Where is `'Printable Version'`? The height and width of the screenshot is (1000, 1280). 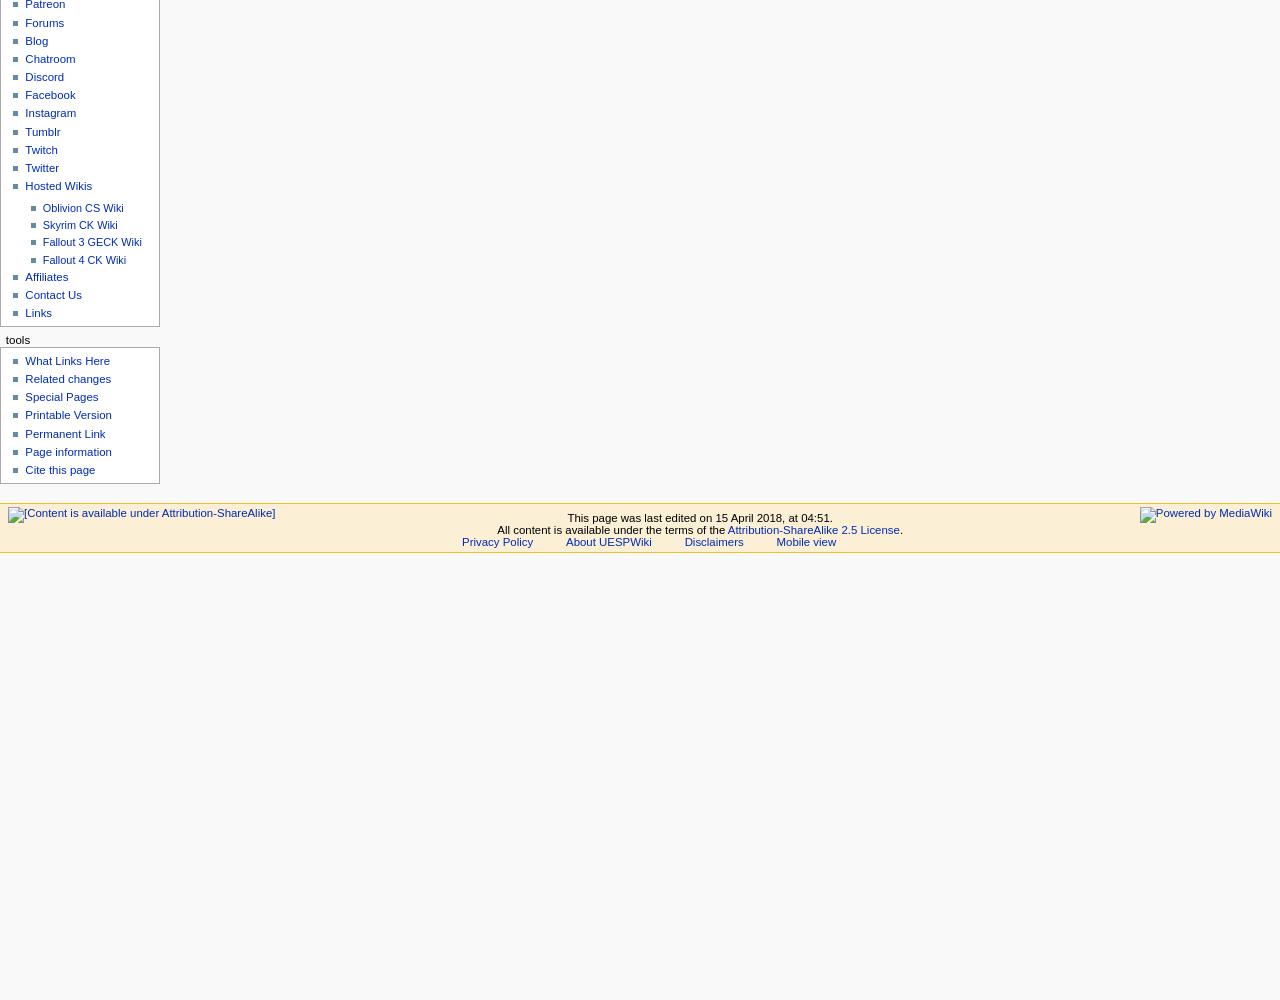
'Printable Version' is located at coordinates (67, 415).